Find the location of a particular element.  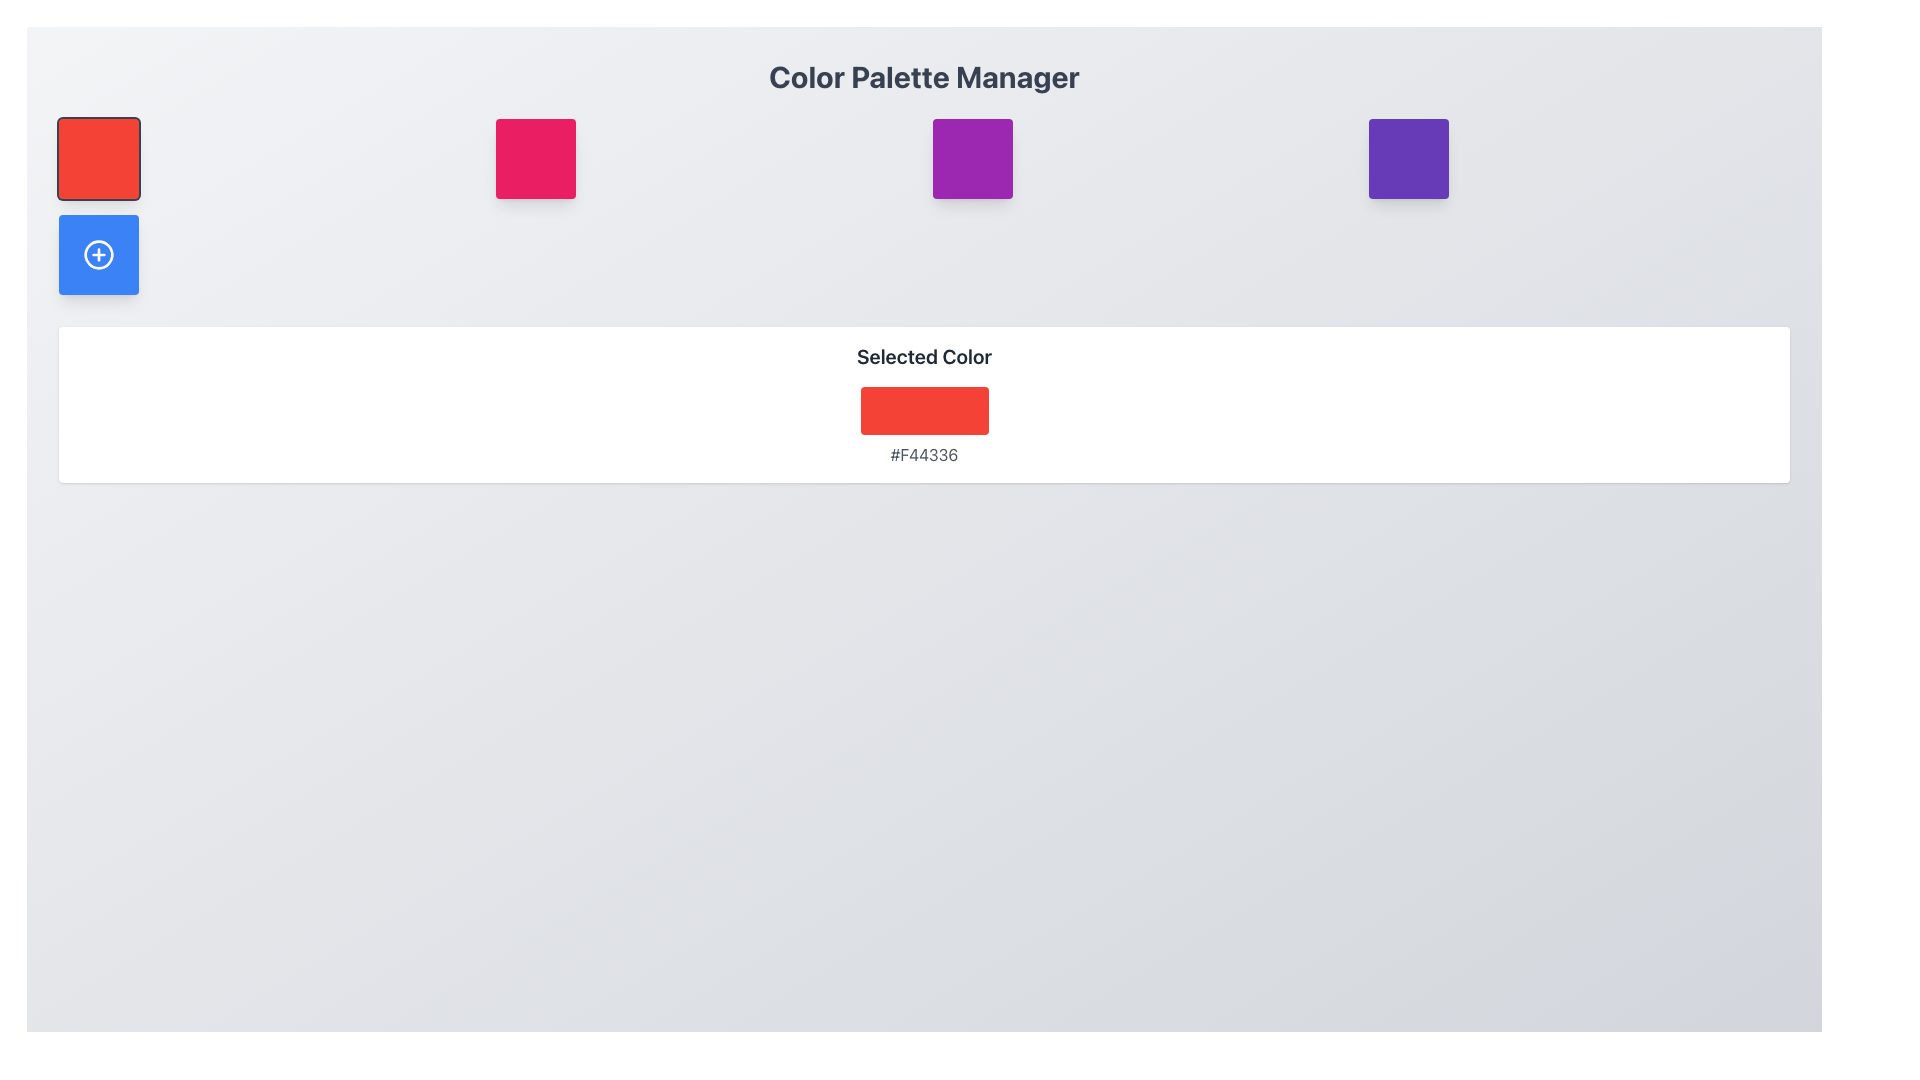

the blue square button with a white circular border and a plus sign inside, located in the bottom-left corner of the grid layout is located at coordinates (98, 253).